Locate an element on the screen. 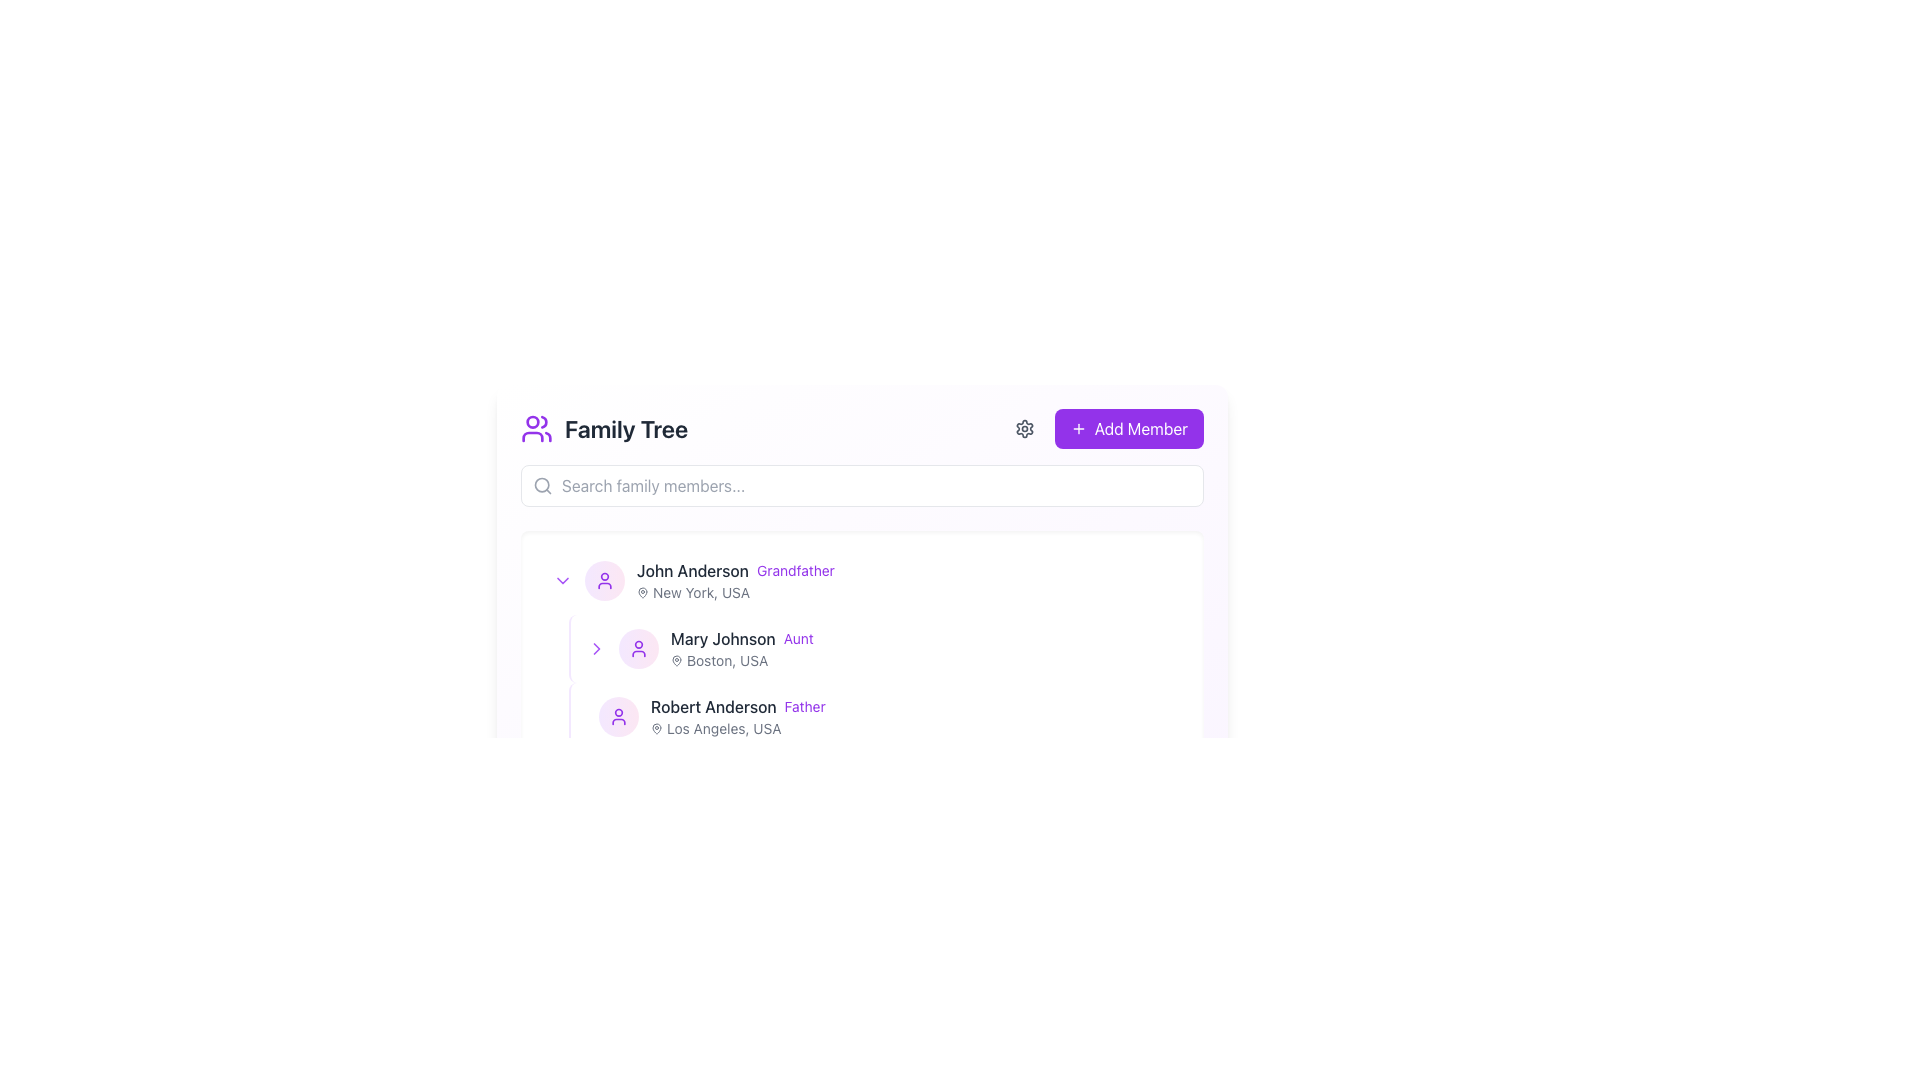 This screenshot has width=1920, height=1080. the text label that provides additional information about 'John Anderson' is located at coordinates (795, 570).